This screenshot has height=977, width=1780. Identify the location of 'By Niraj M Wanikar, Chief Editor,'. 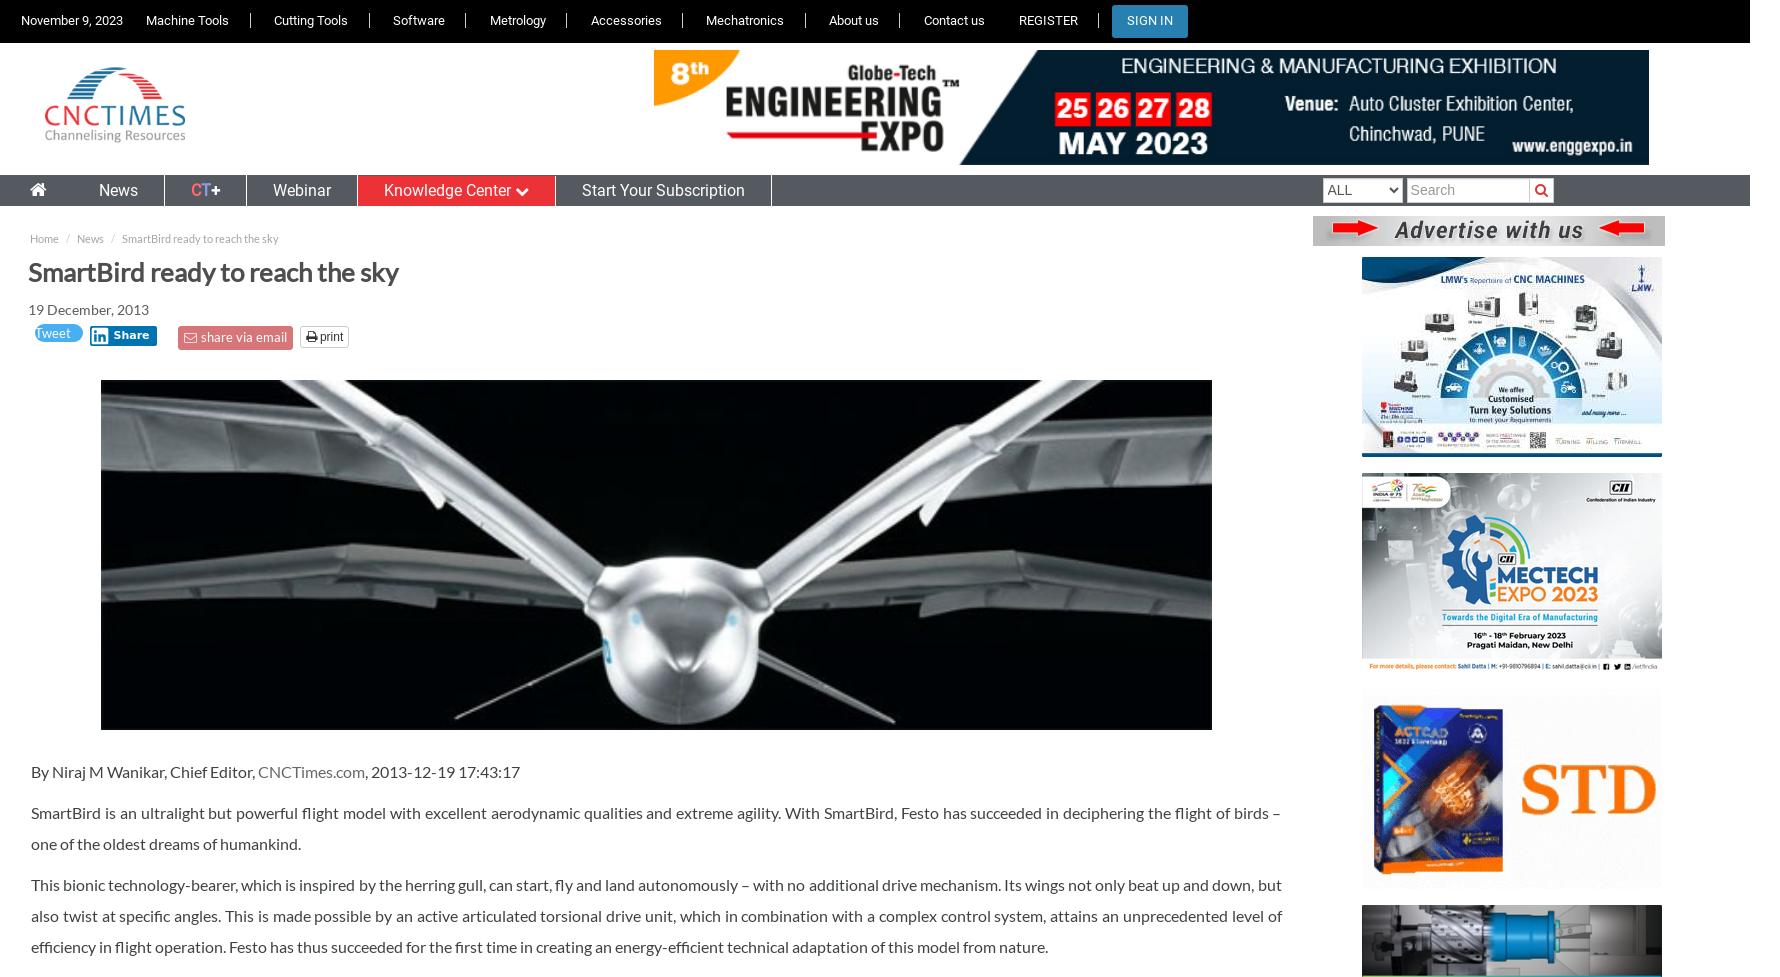
(143, 770).